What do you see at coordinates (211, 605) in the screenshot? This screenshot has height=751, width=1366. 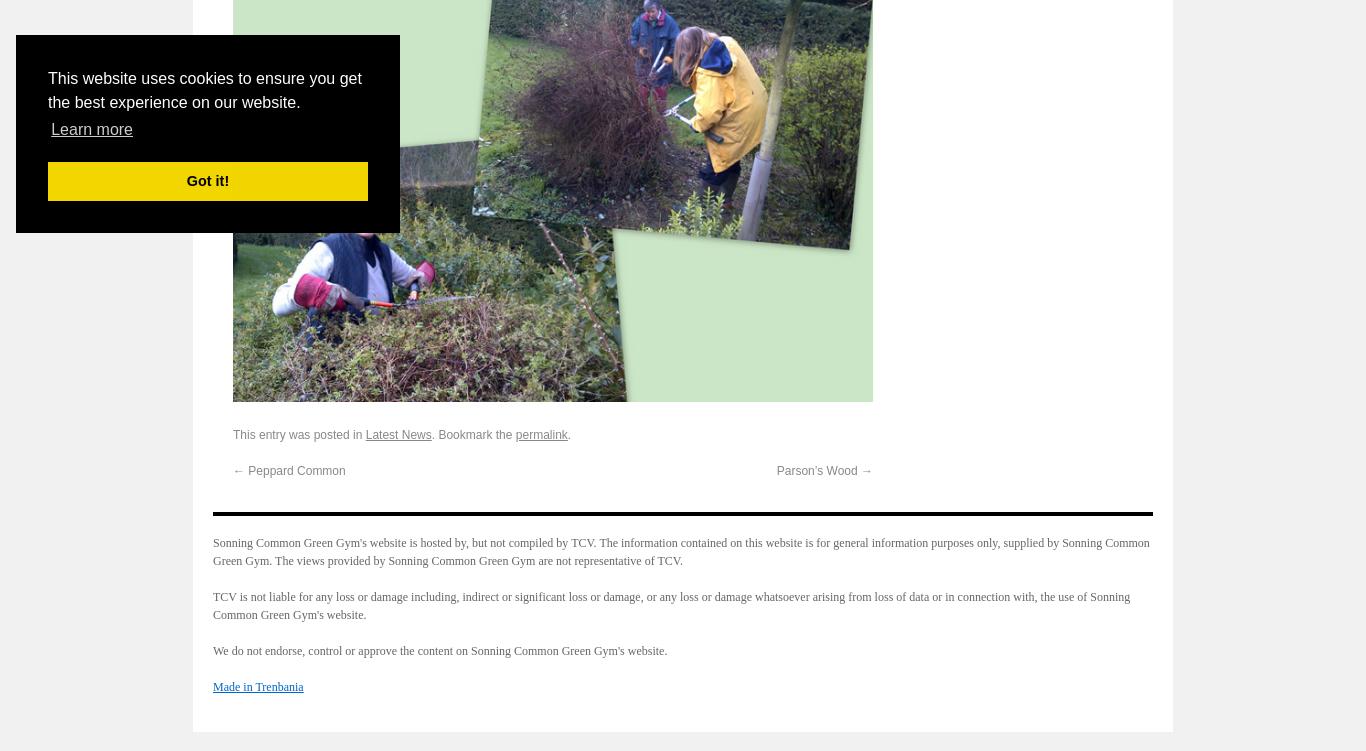 I see `'TCV is not liable for any loss or damage including, indirect or significant loss or damage, or any loss or damage whatsoever arising from loss of data or in connection with, the use of Sonning Common Green Gym's website.'` at bounding box center [211, 605].